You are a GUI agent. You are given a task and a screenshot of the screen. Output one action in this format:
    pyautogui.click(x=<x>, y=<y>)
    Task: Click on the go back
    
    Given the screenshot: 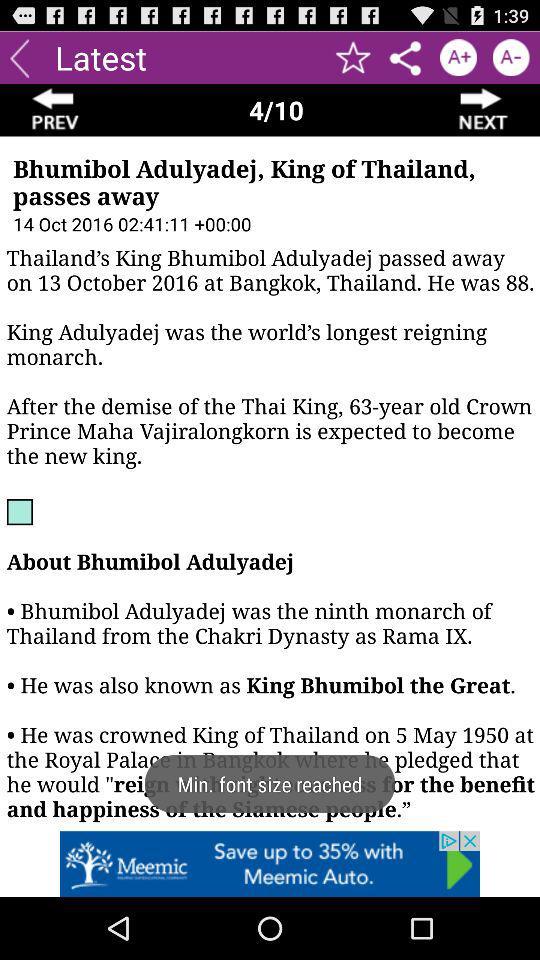 What is the action you would take?
    pyautogui.click(x=18, y=56)
    